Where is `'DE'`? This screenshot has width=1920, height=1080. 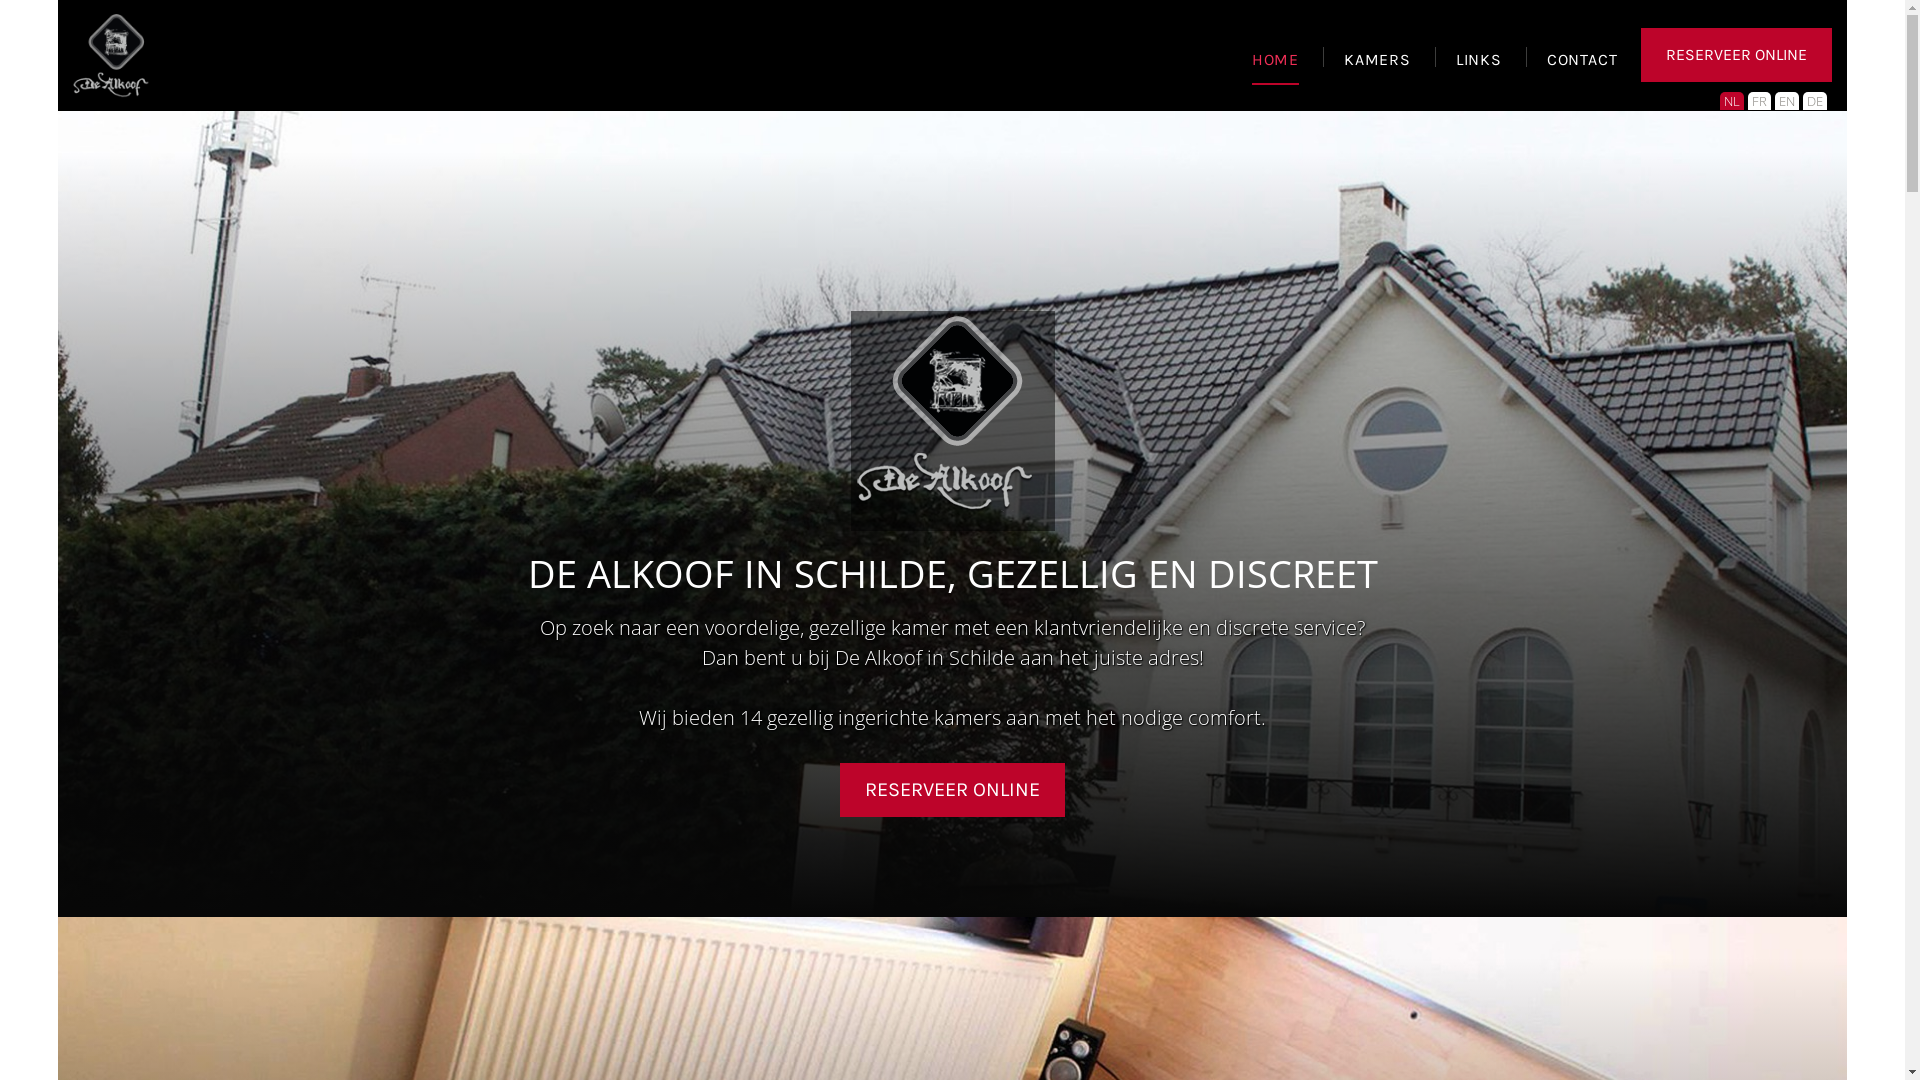
'DE' is located at coordinates (1814, 100).